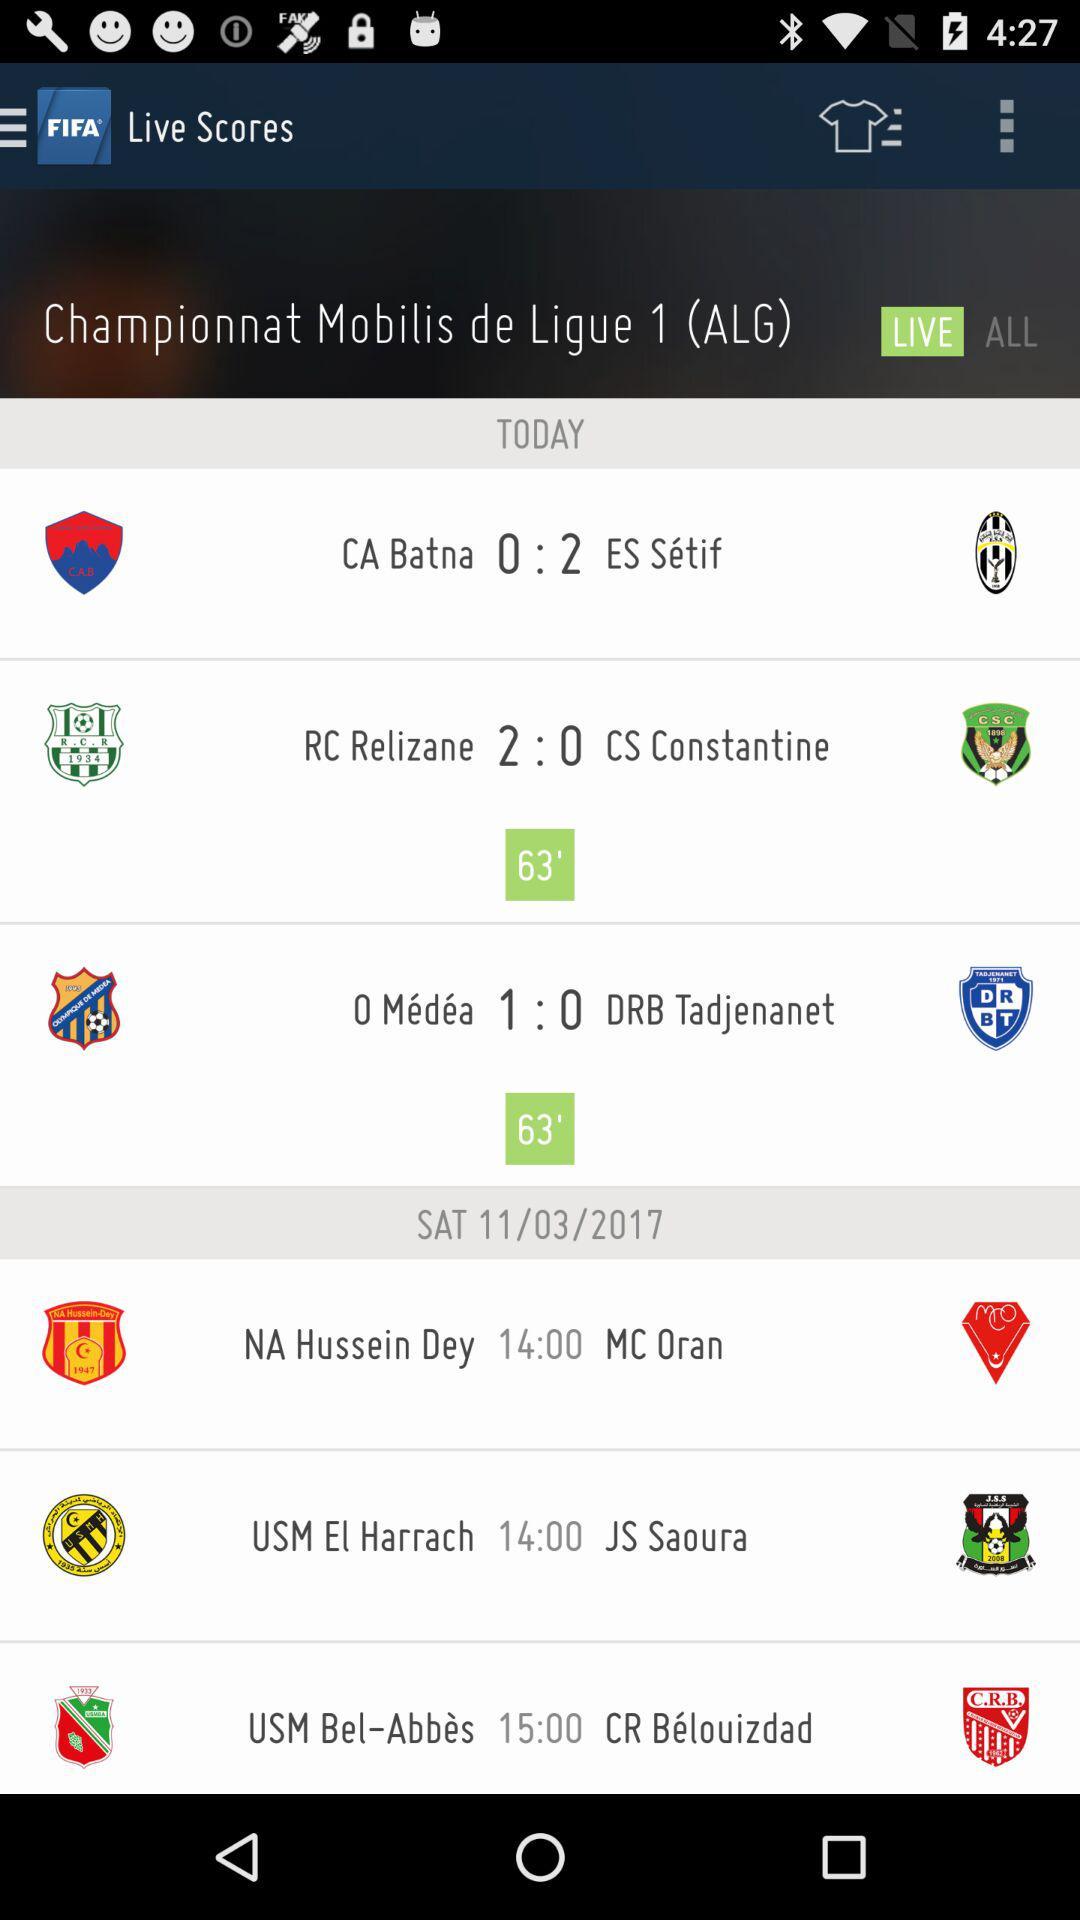  What do you see at coordinates (104, 552) in the screenshot?
I see `the first icon` at bounding box center [104, 552].